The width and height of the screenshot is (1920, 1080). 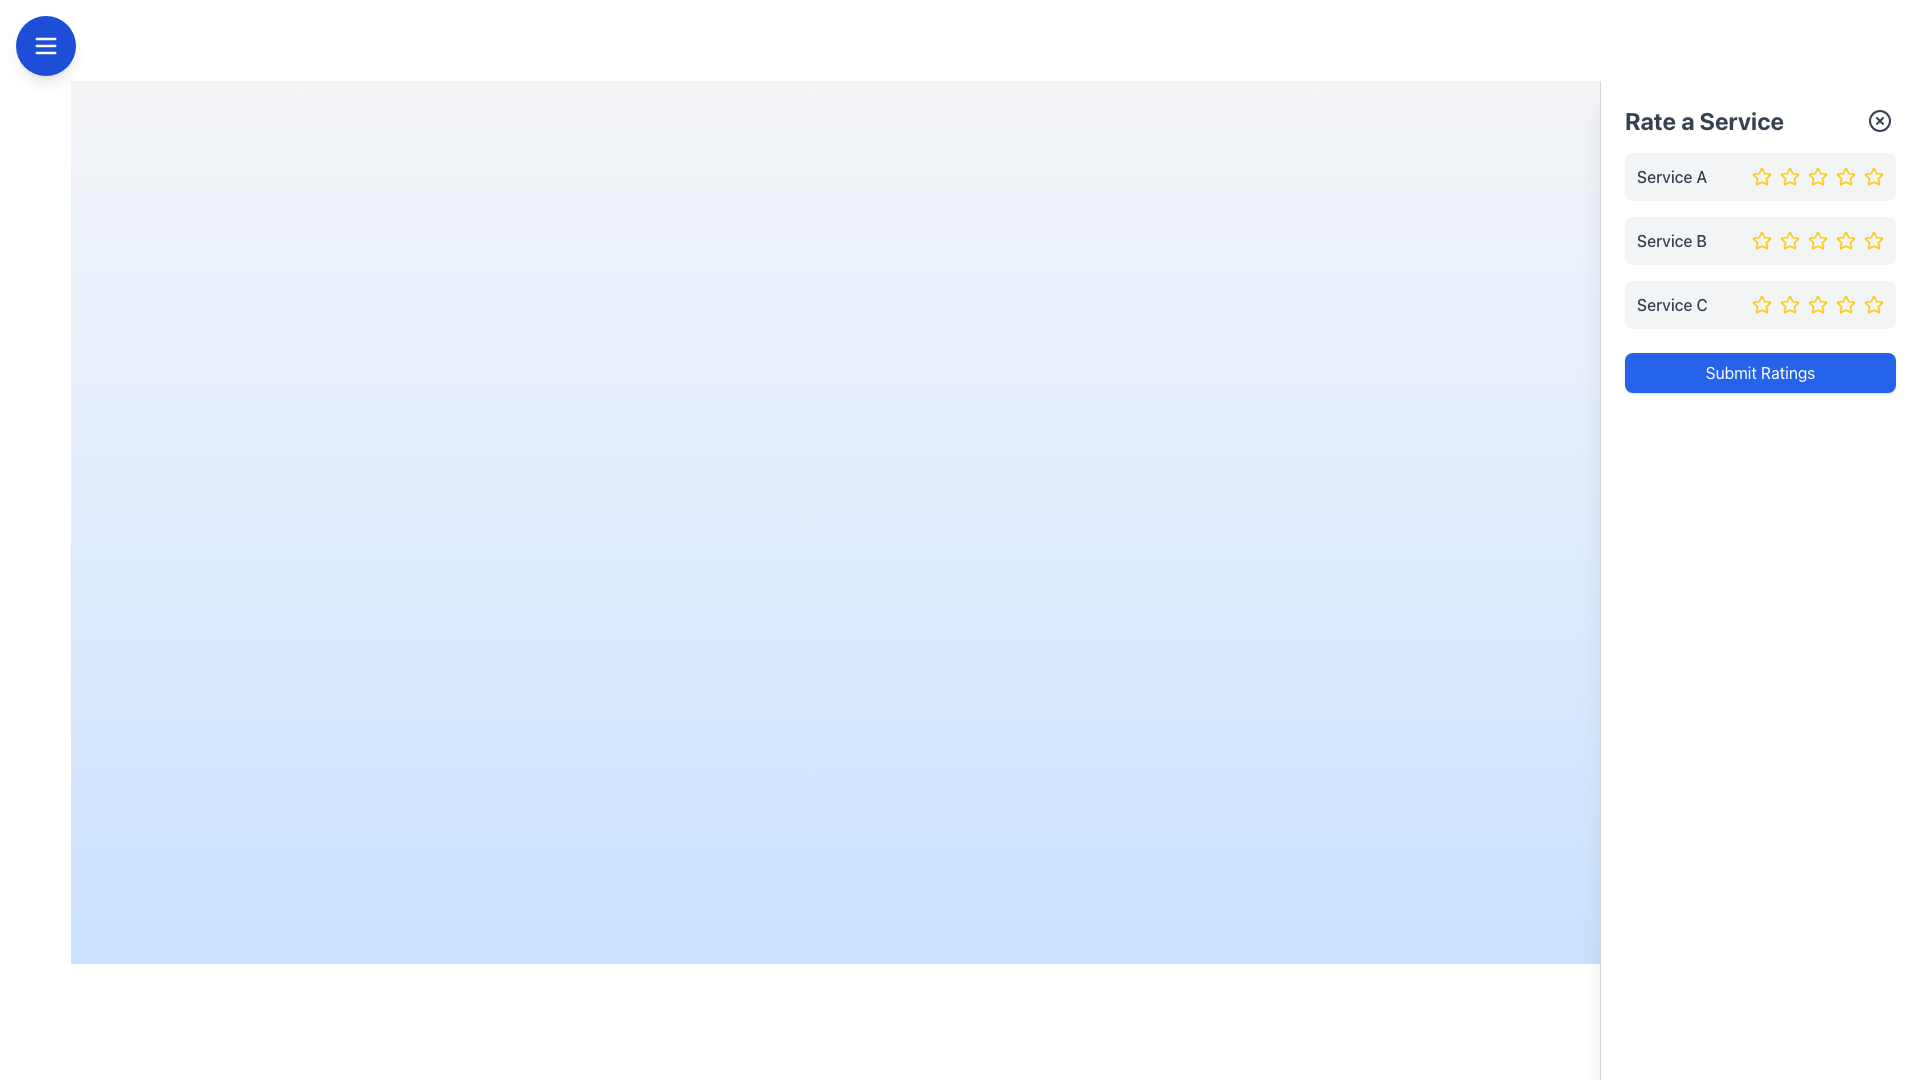 I want to click on the fourth star icon in the rating interface next to the 'Service A' label, so click(x=1818, y=176).